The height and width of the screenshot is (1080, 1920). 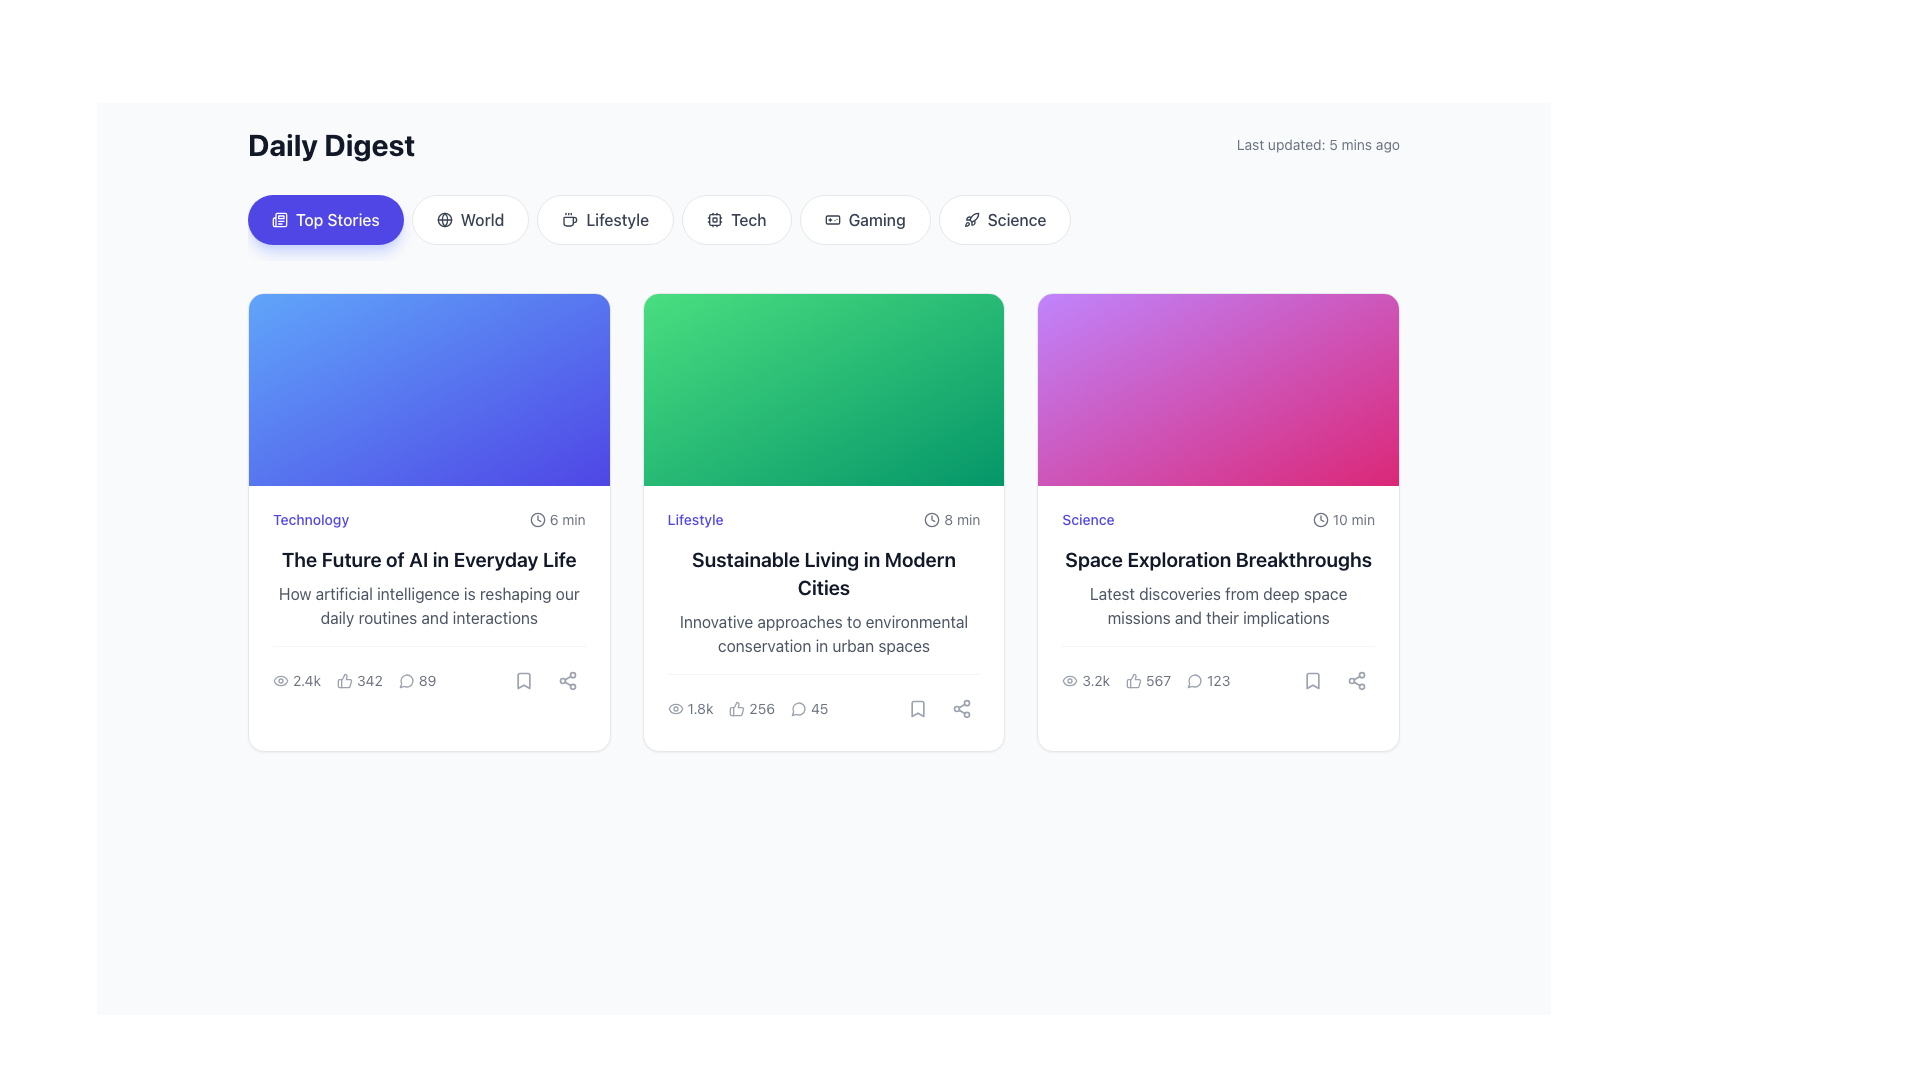 What do you see at coordinates (1217, 559) in the screenshot?
I see `the text block displaying the title 'Space Exploration Breakthroughs' in the third card under the category 'Science'` at bounding box center [1217, 559].